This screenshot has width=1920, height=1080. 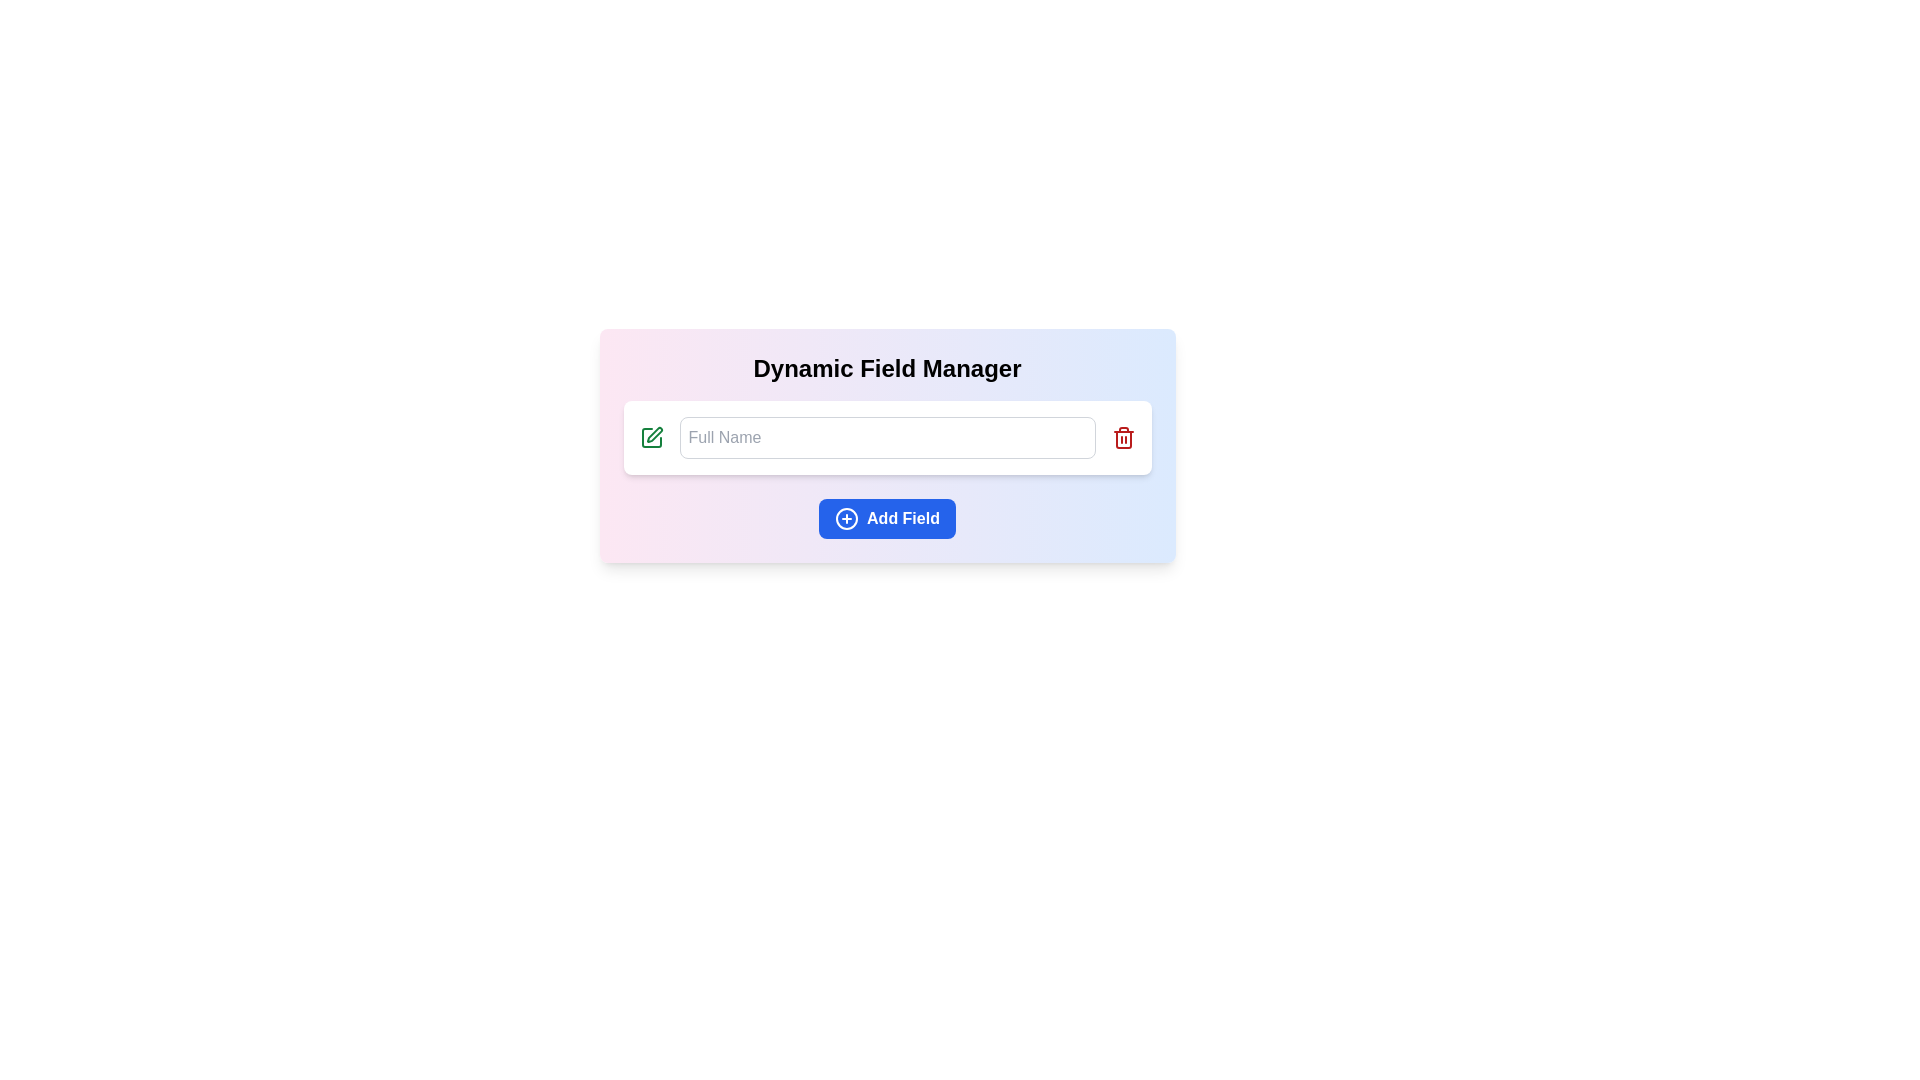 What do you see at coordinates (654, 434) in the screenshot?
I see `the Edit Icon button, which is a pen-shaped icon within a square outline, styled in green and located on the left side of the input field for 'Full Name'` at bounding box center [654, 434].